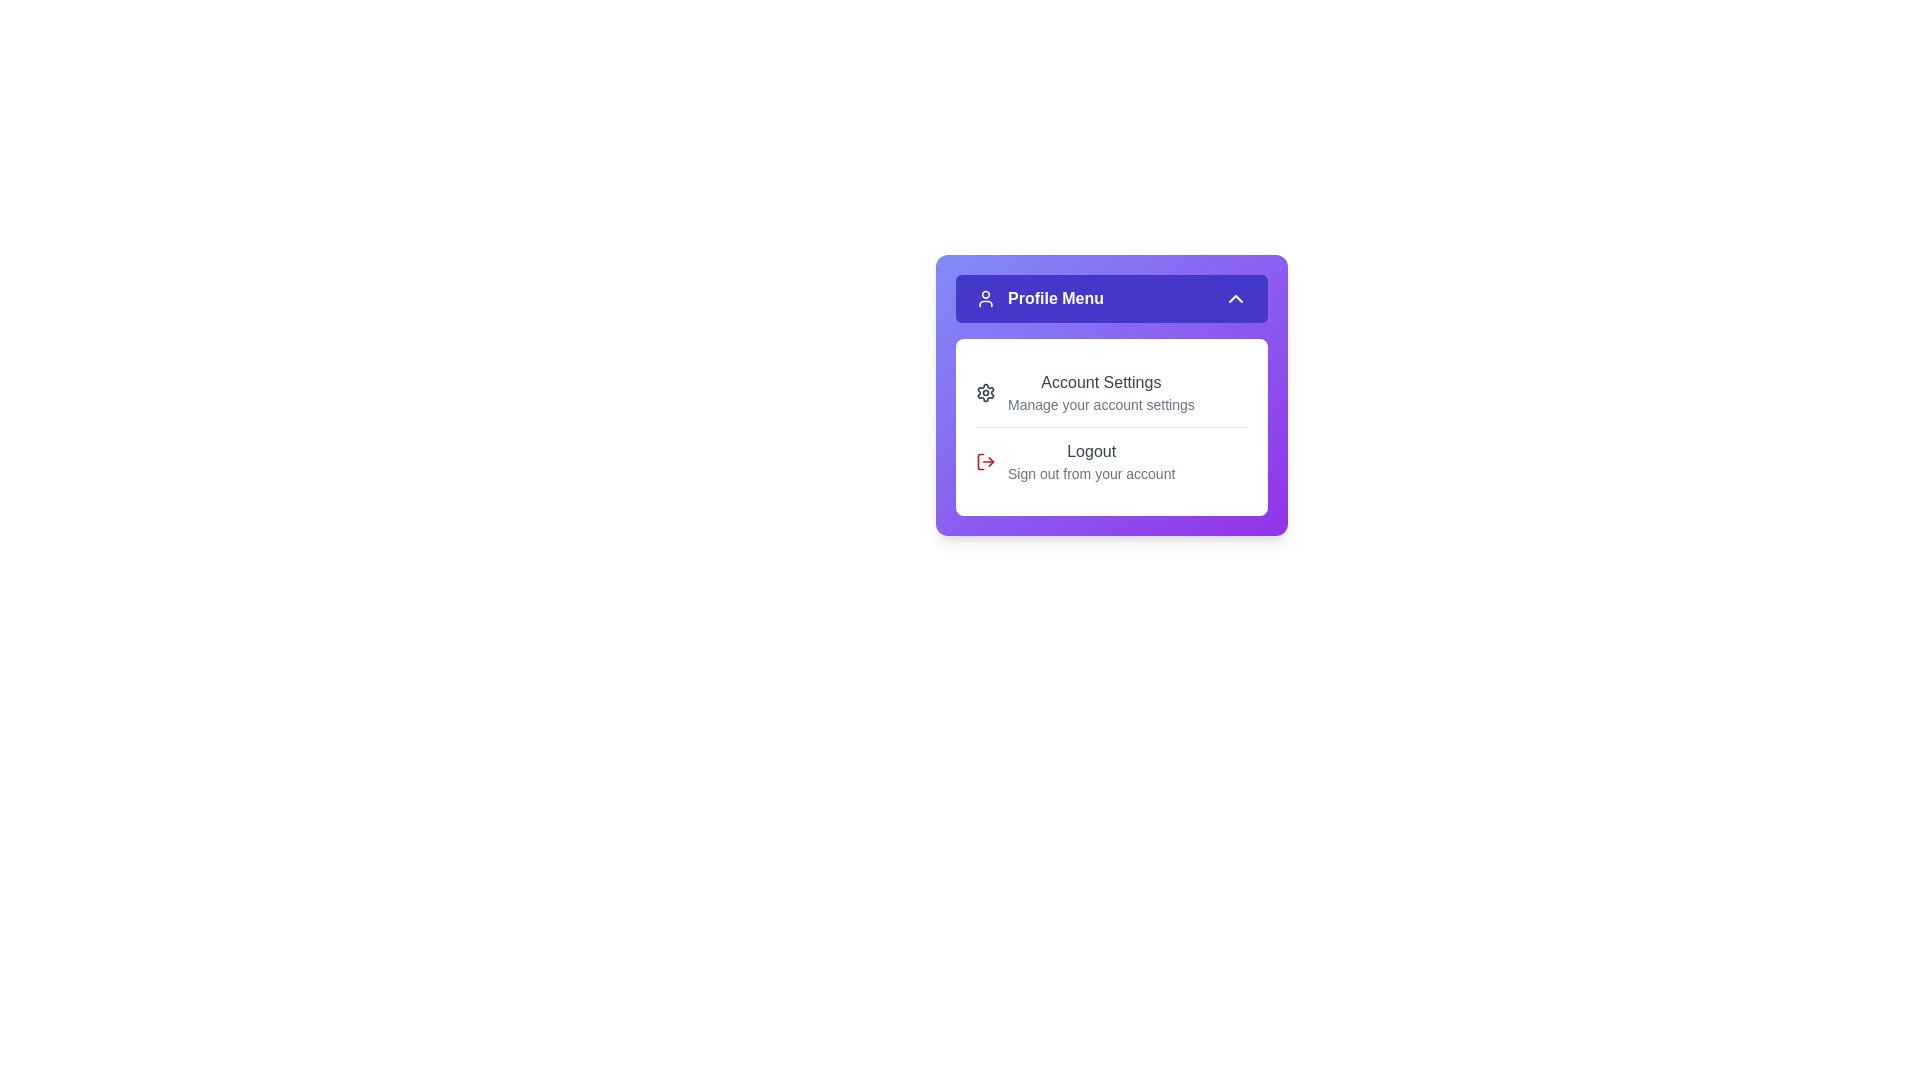 Image resolution: width=1920 pixels, height=1080 pixels. Describe the element at coordinates (985, 462) in the screenshot. I see `the icon next to Logout` at that location.